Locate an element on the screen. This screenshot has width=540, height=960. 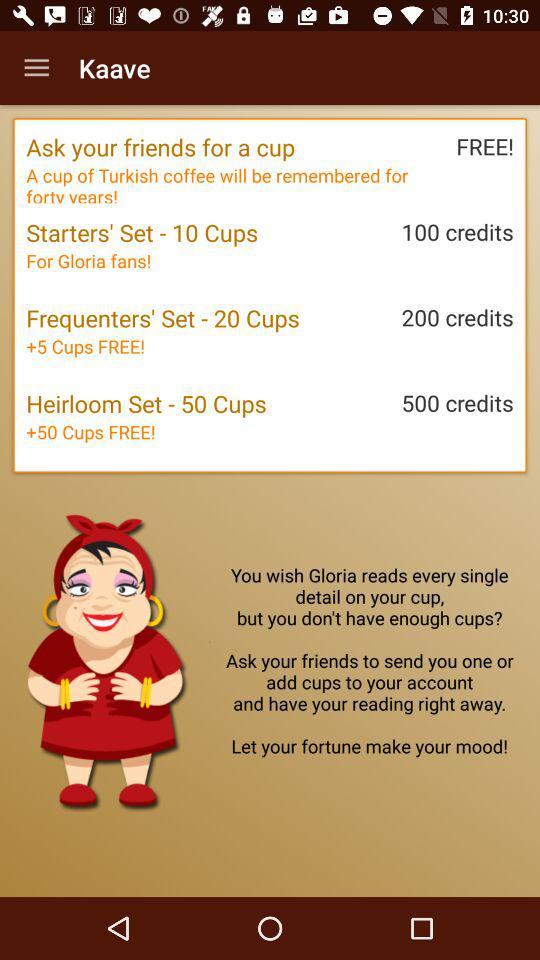
icon next to the kaave app is located at coordinates (36, 68).